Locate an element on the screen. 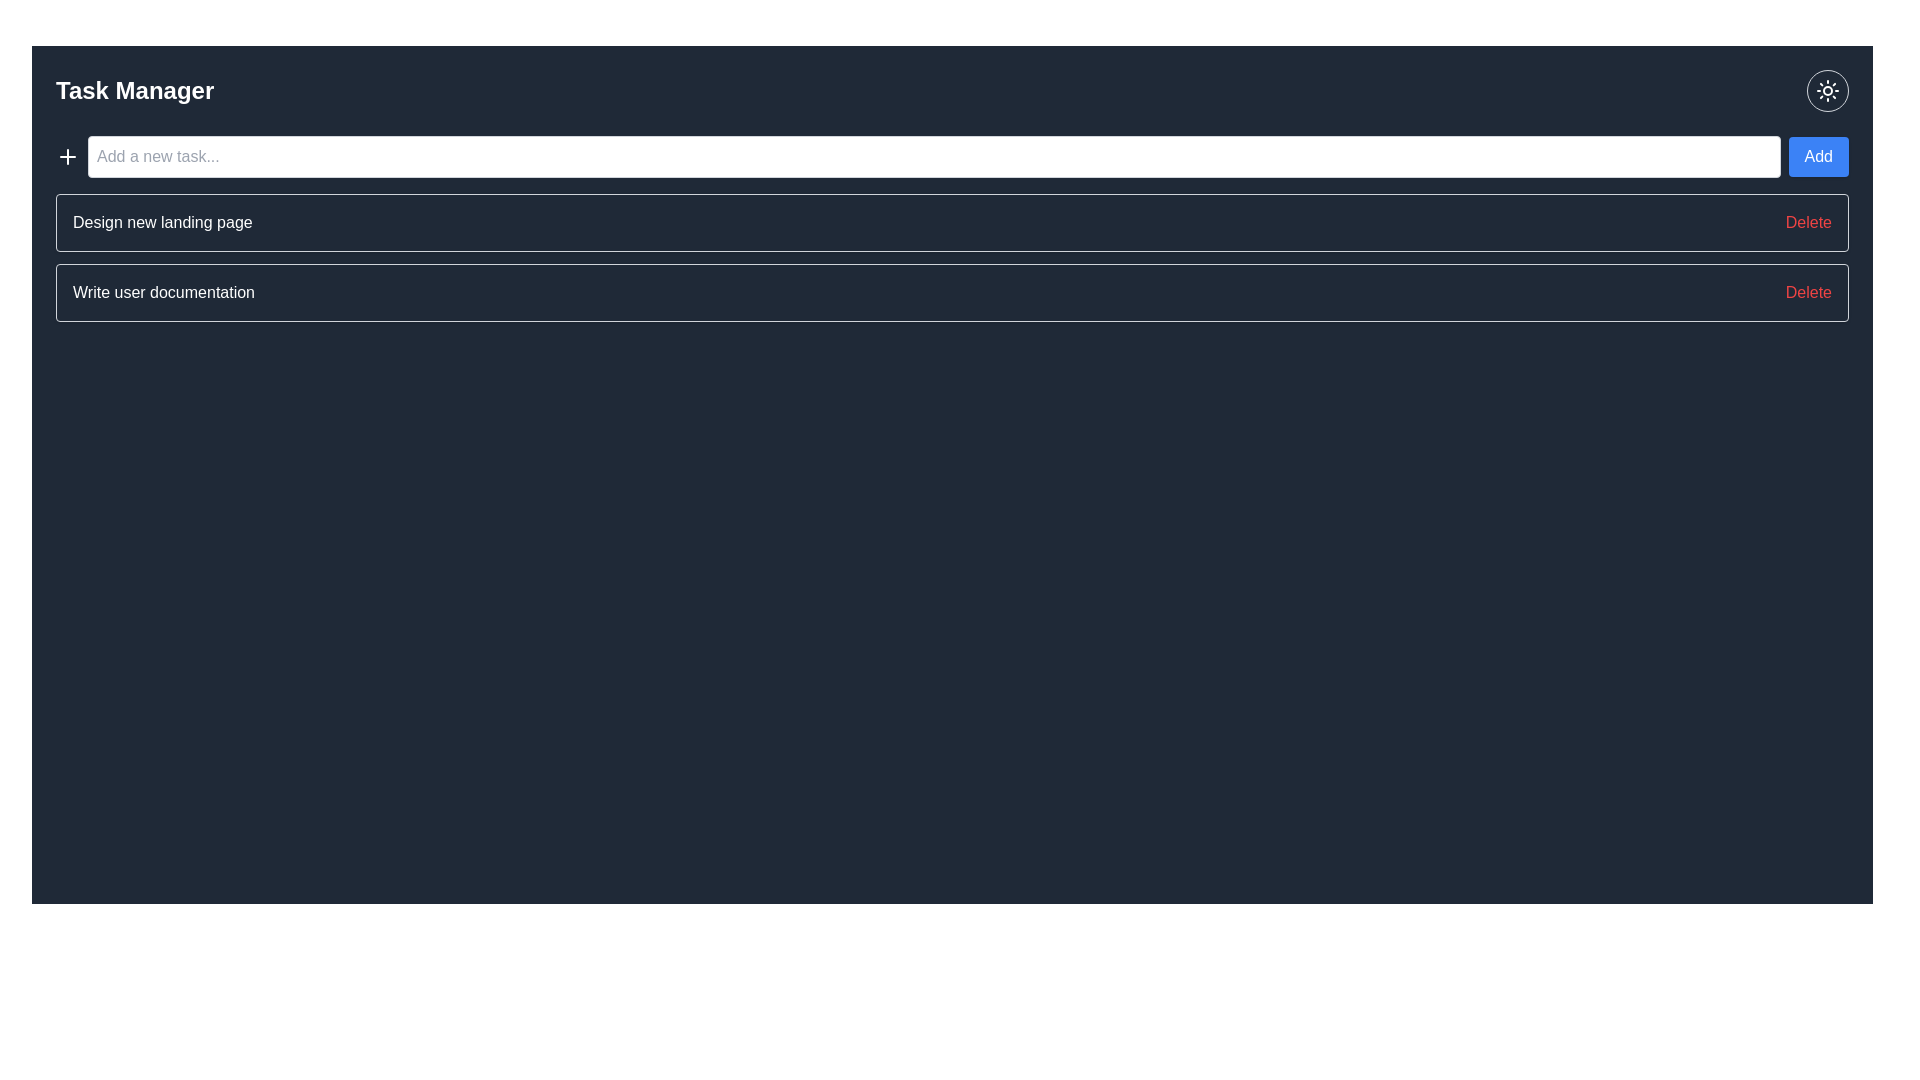 The height and width of the screenshot is (1080, 1920). the sun icon button located in the top-right corner of the interface is located at coordinates (1828, 91).